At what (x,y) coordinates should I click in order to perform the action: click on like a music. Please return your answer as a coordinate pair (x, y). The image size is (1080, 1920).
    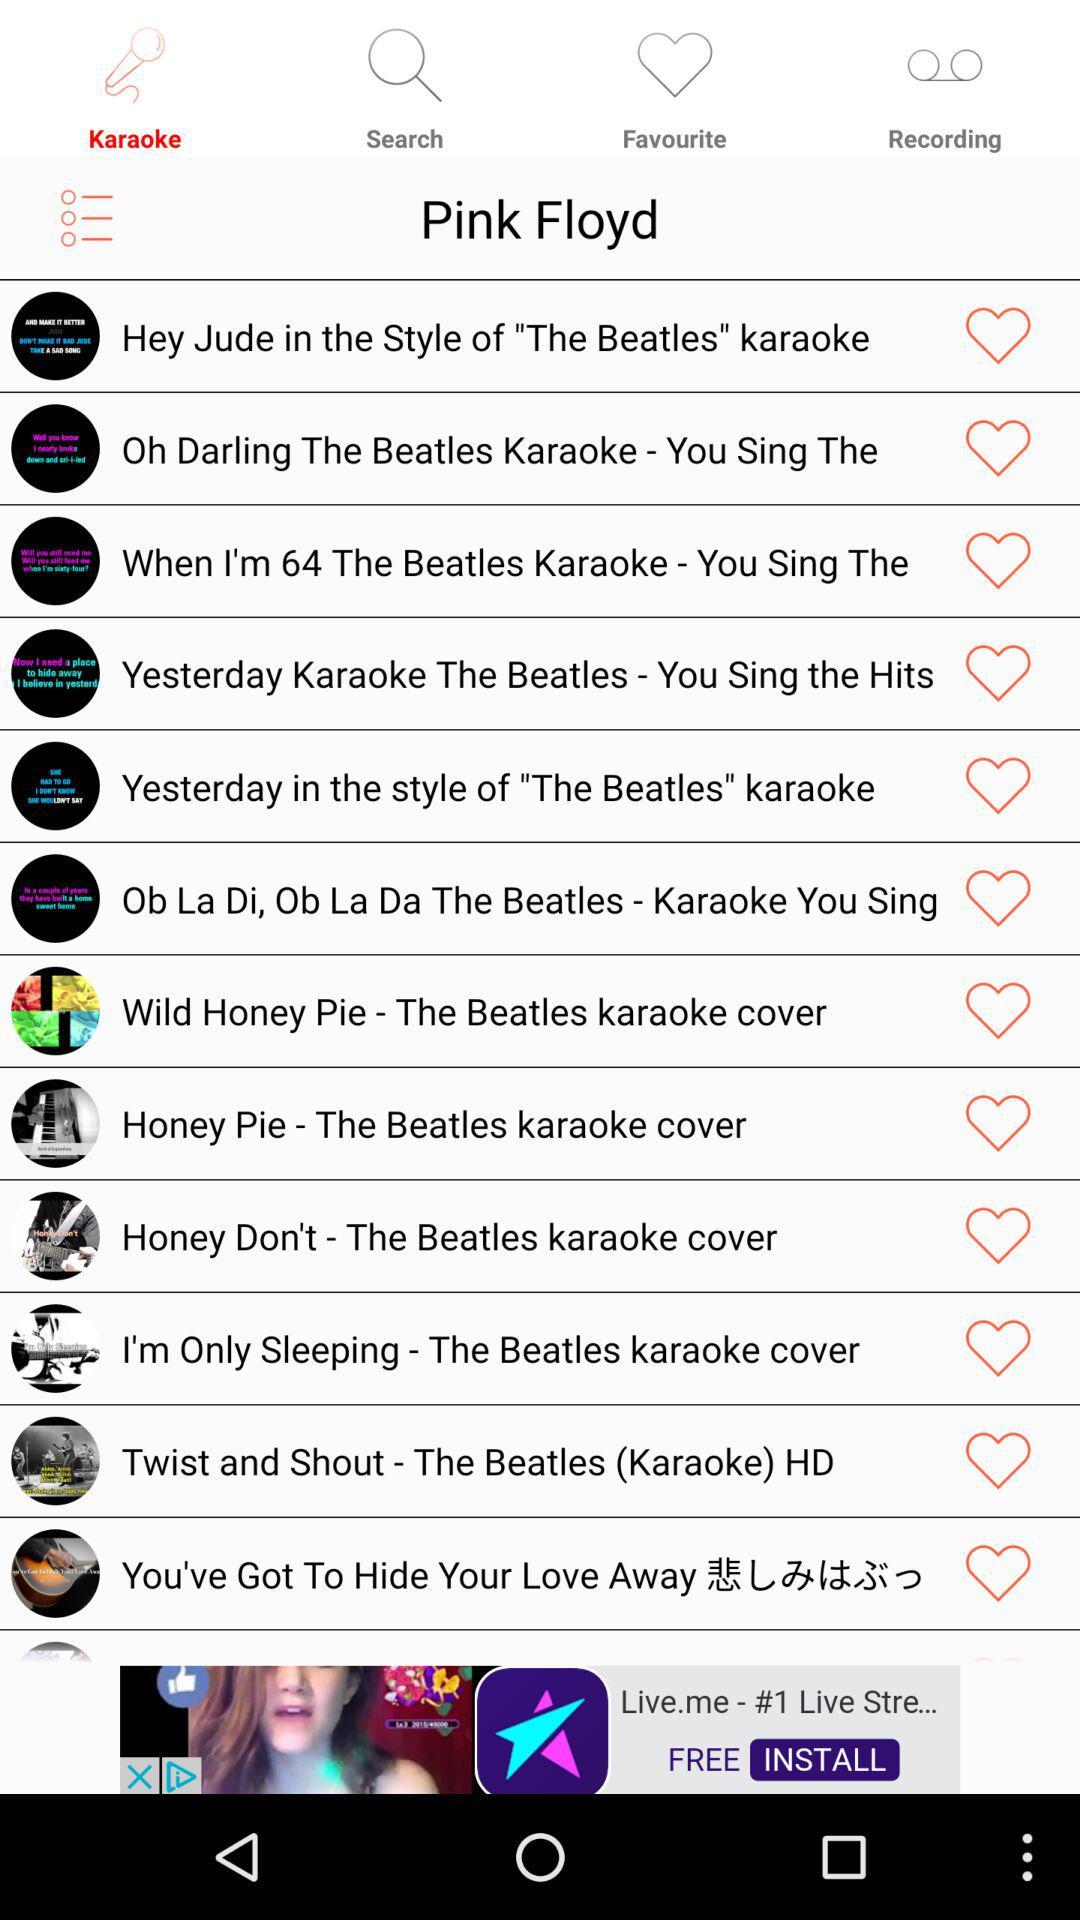
    Looking at the image, I should click on (998, 1460).